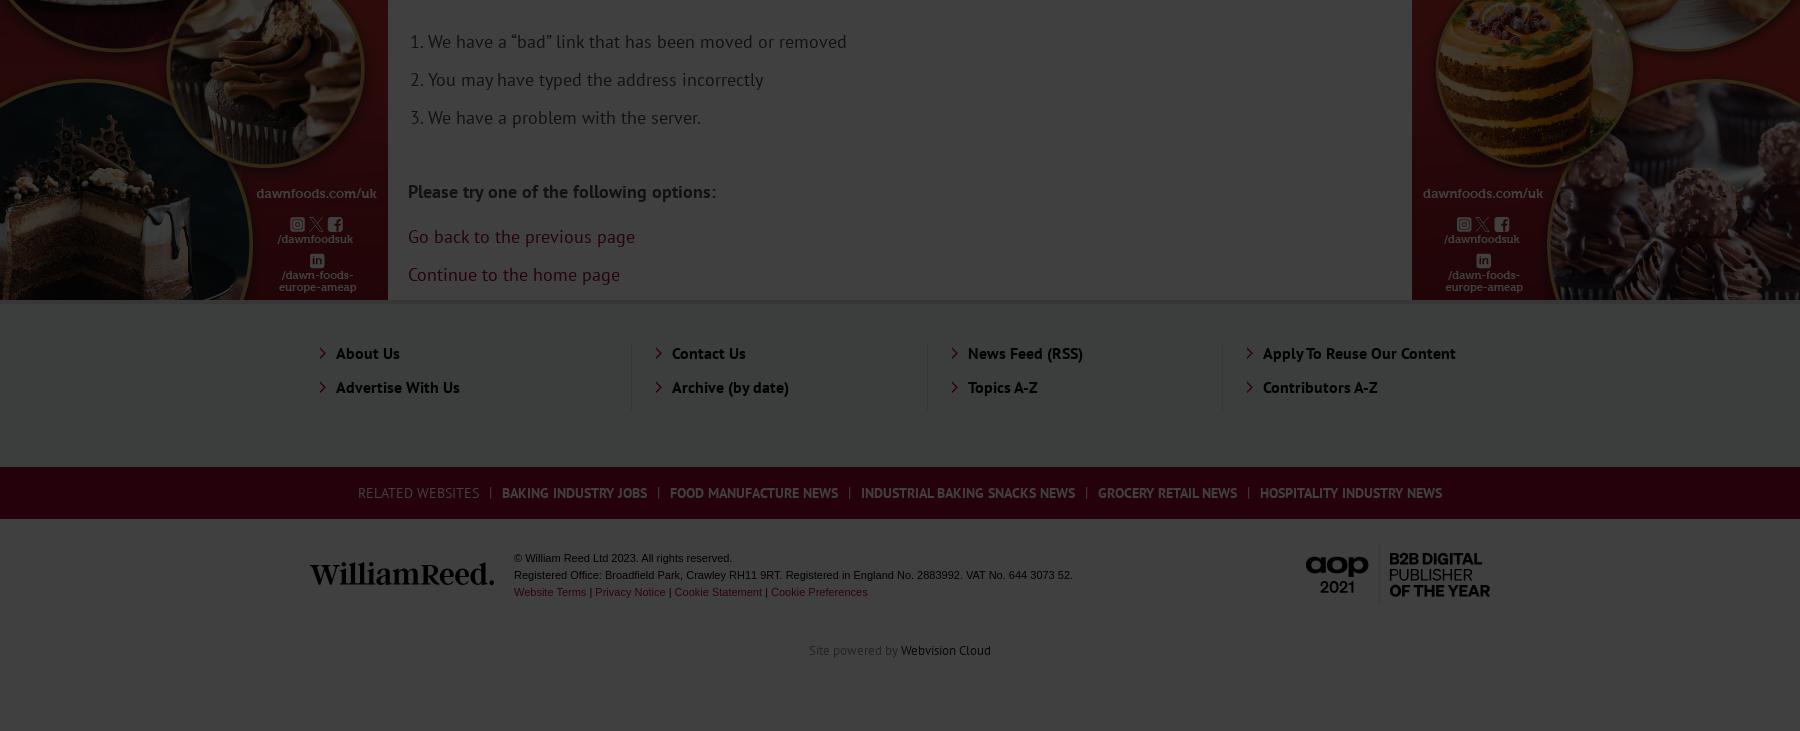  Describe the element at coordinates (418, 491) in the screenshot. I see `'Related Websites'` at that location.